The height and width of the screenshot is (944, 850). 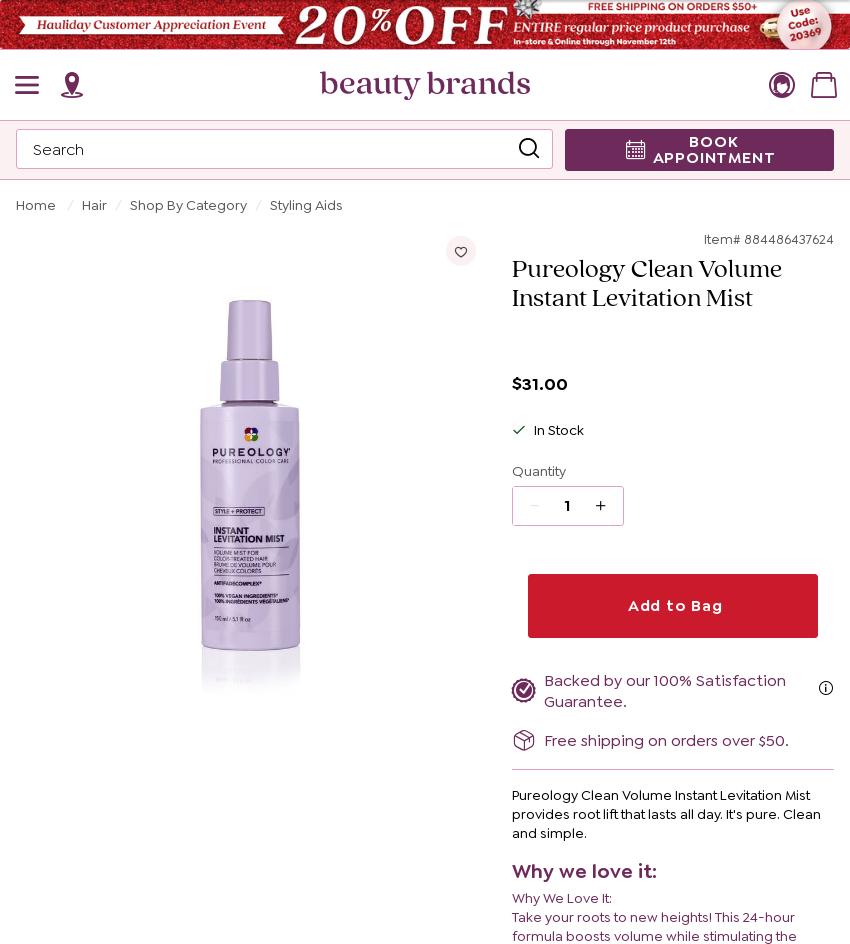 What do you see at coordinates (583, 871) in the screenshot?
I see `'Why we love it:'` at bounding box center [583, 871].